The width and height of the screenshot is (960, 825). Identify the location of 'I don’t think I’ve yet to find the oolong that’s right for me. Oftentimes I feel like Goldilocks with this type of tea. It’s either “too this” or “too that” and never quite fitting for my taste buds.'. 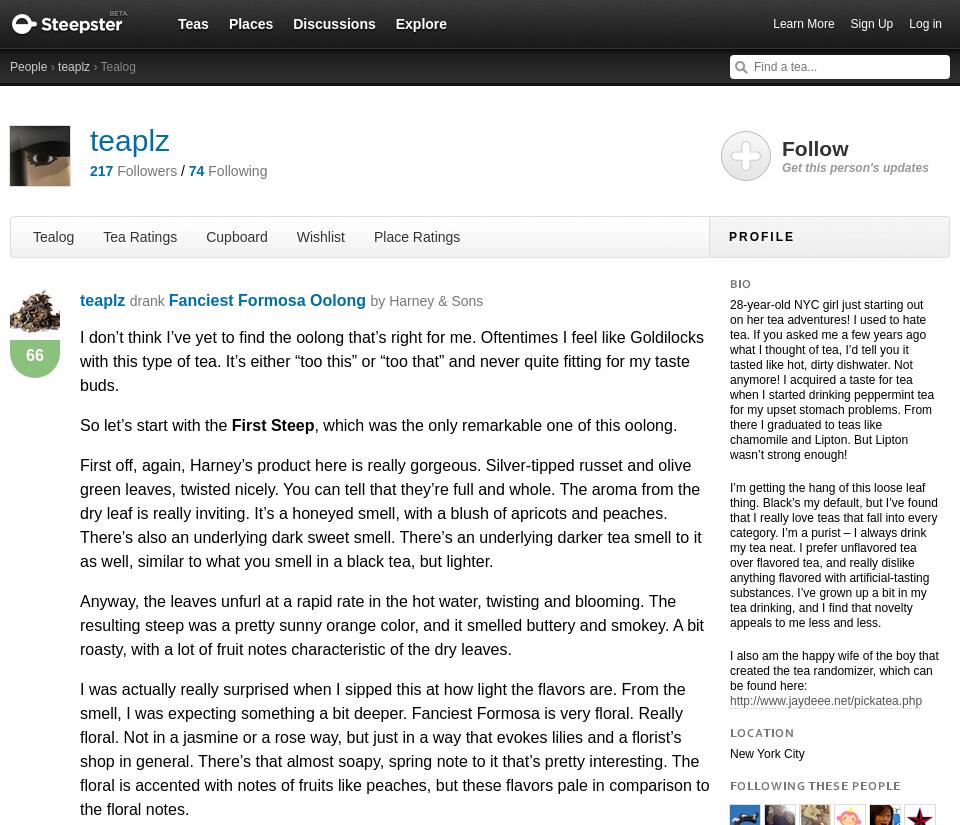
(390, 361).